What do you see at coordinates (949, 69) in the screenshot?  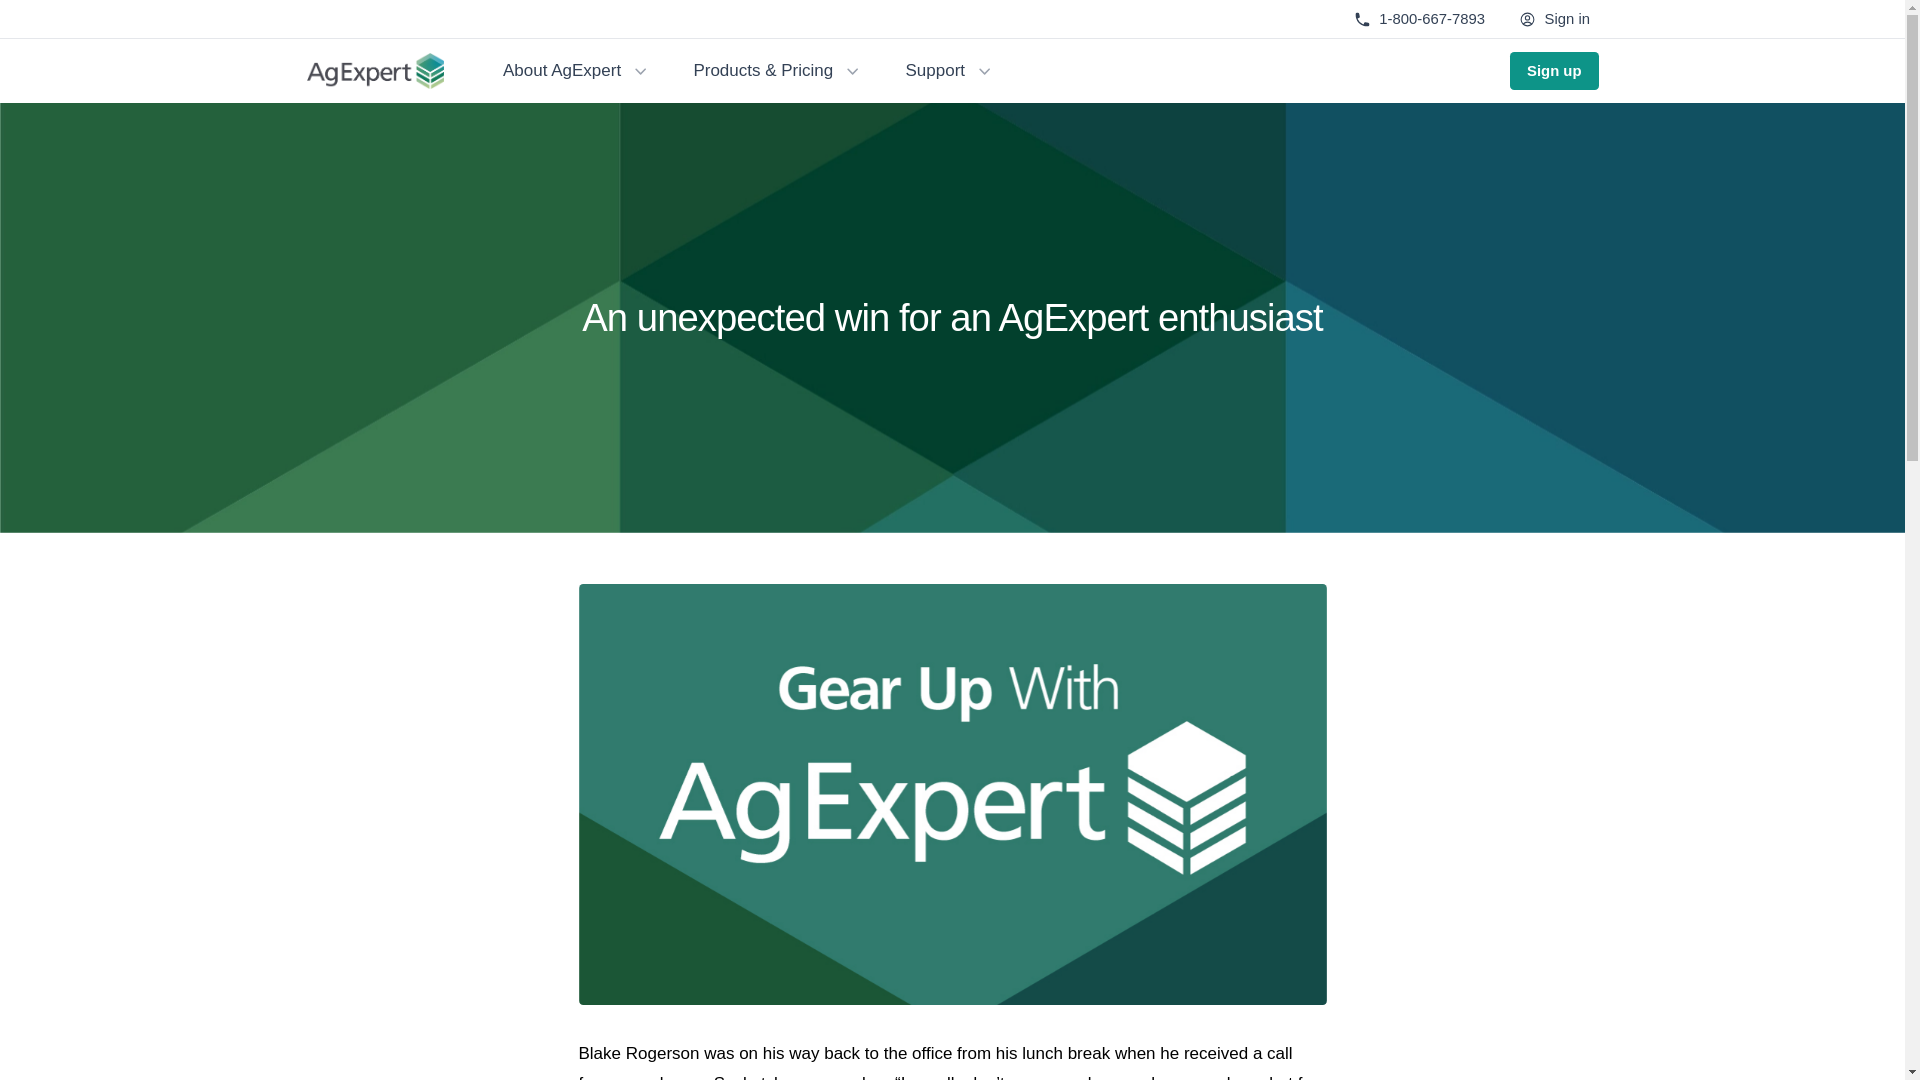 I see `'Support'` at bounding box center [949, 69].